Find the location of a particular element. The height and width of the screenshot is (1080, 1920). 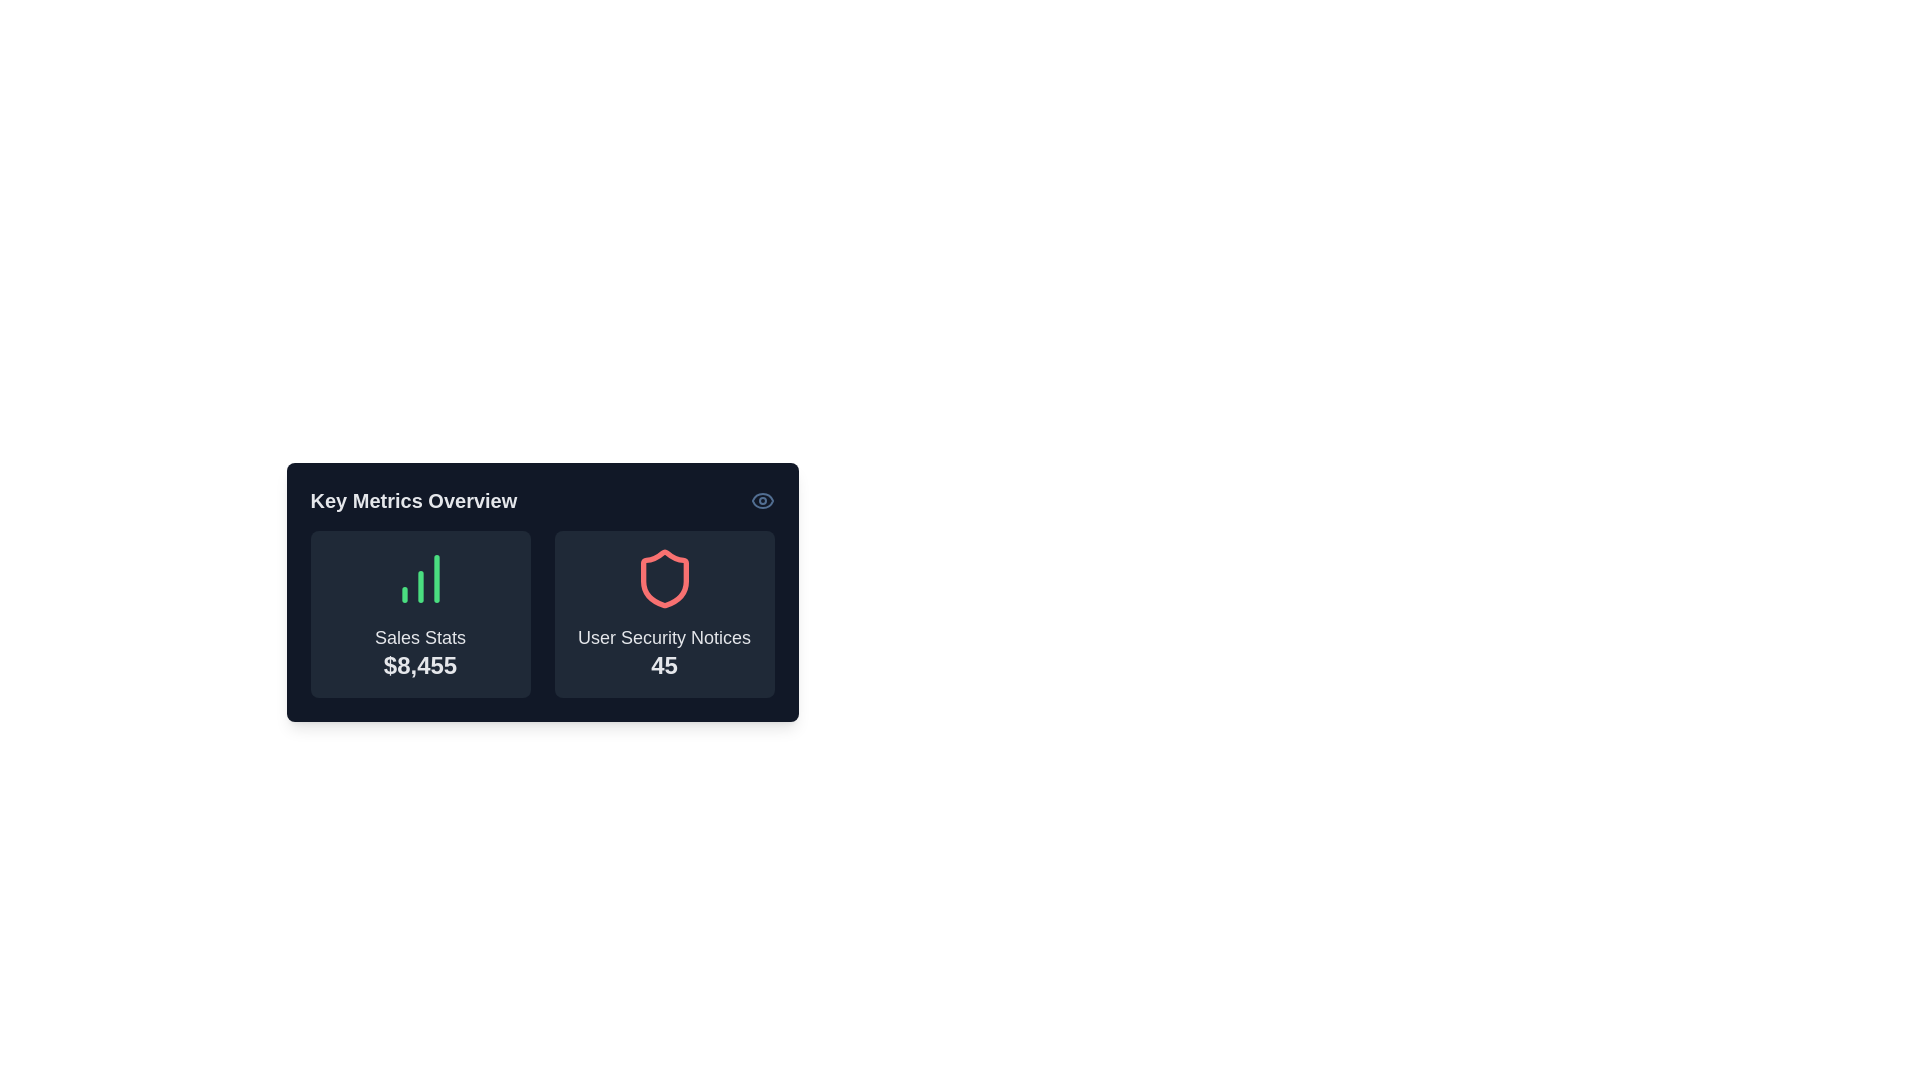

displayed information on the security notices card, which is the second card in the grid layout, positioned to the right of the 'Sales Stats' card is located at coordinates (664, 613).